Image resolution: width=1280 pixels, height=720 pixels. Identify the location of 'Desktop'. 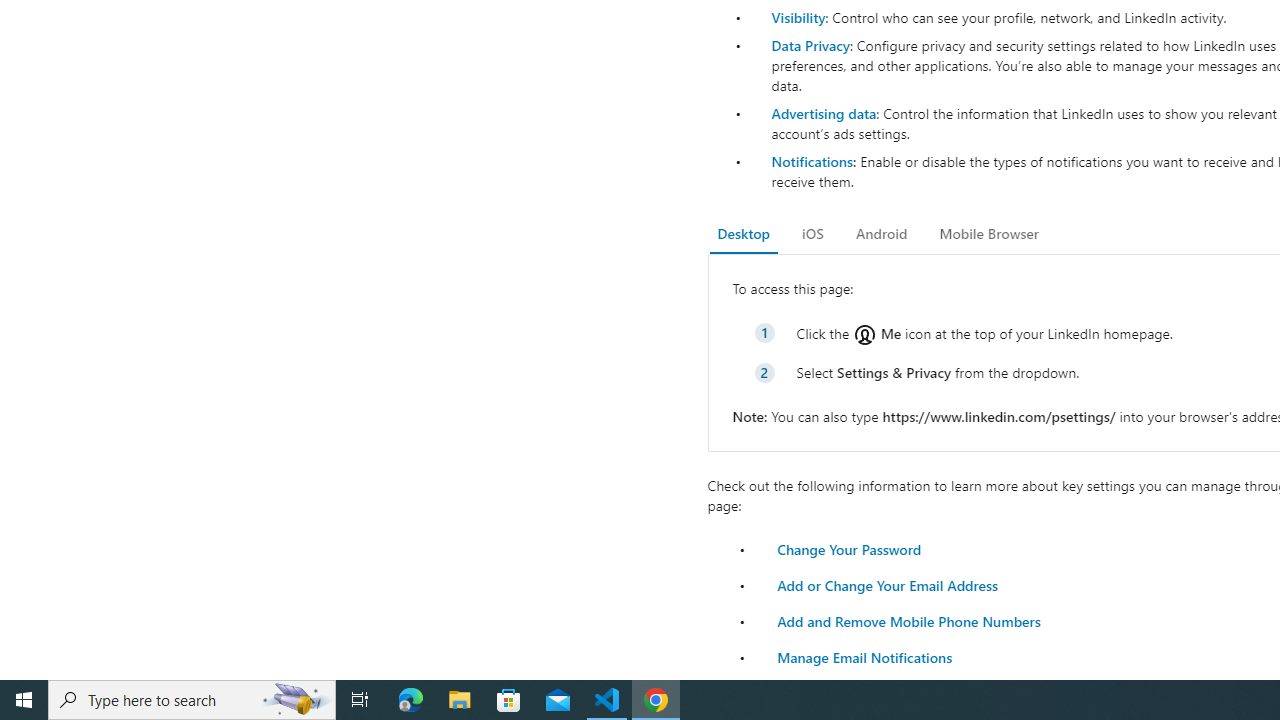
(743, 233).